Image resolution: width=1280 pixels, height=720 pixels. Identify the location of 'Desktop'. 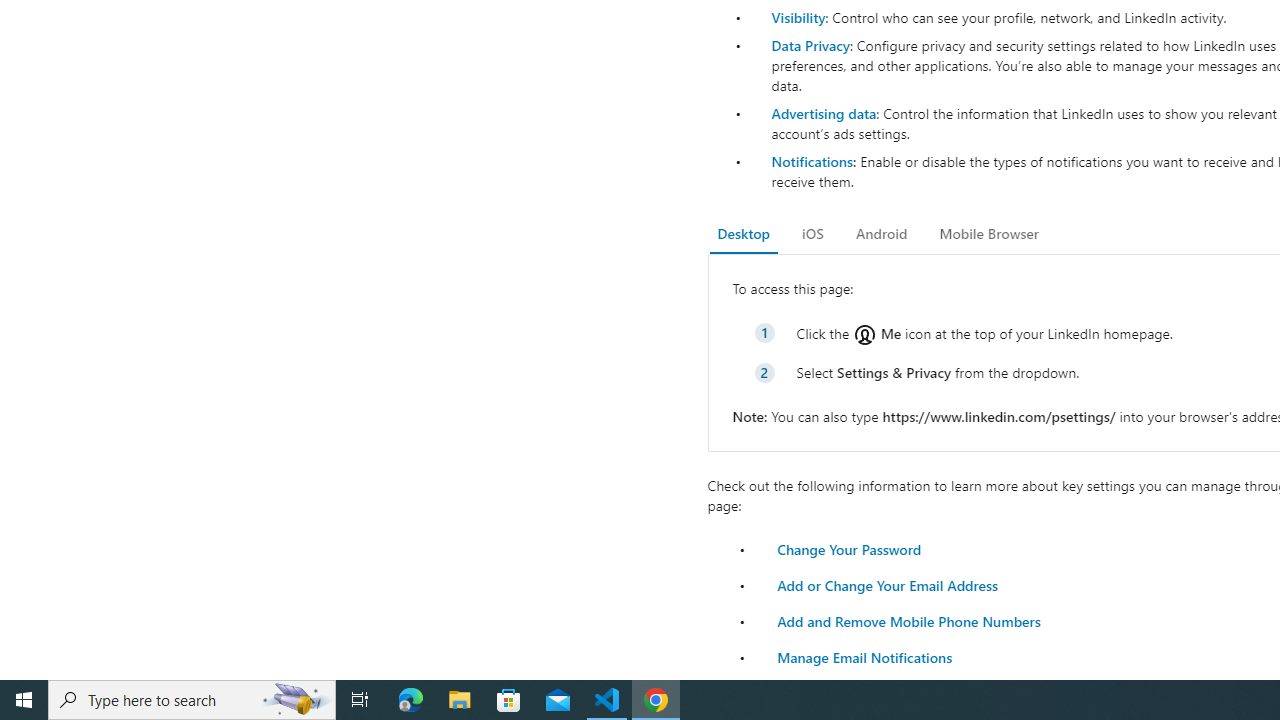
(743, 233).